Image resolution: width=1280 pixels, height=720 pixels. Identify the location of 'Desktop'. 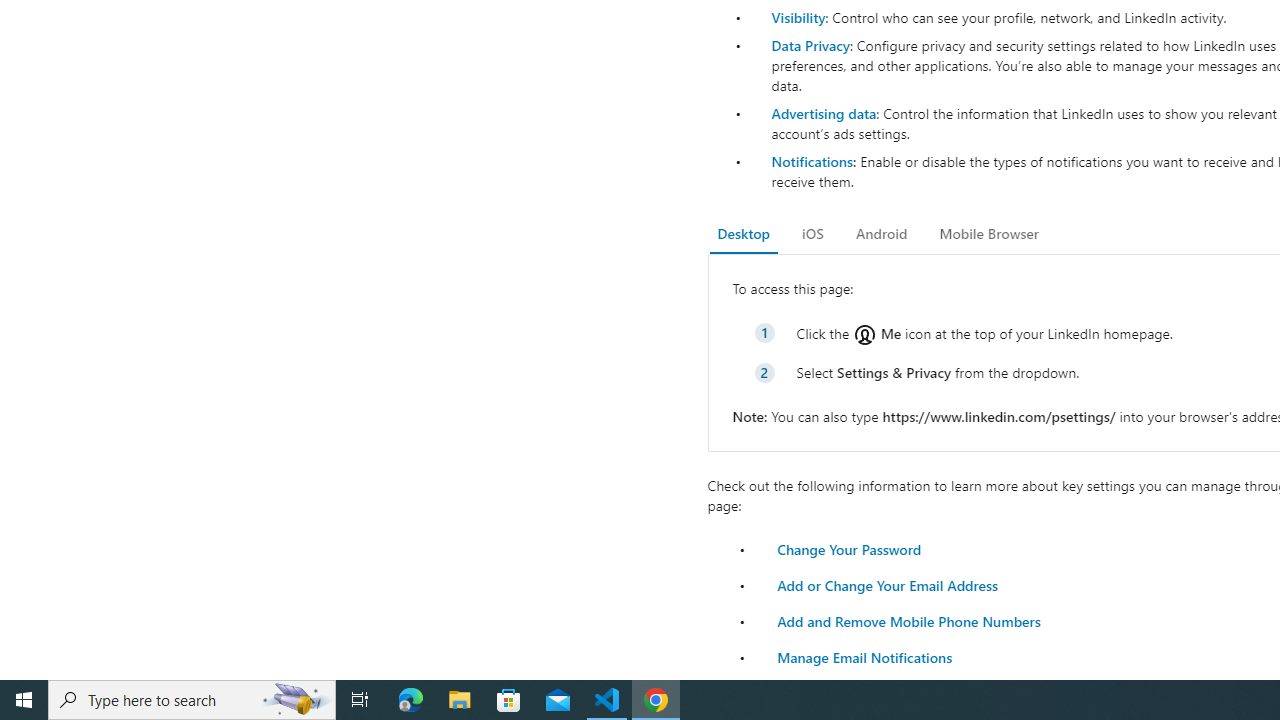
(743, 233).